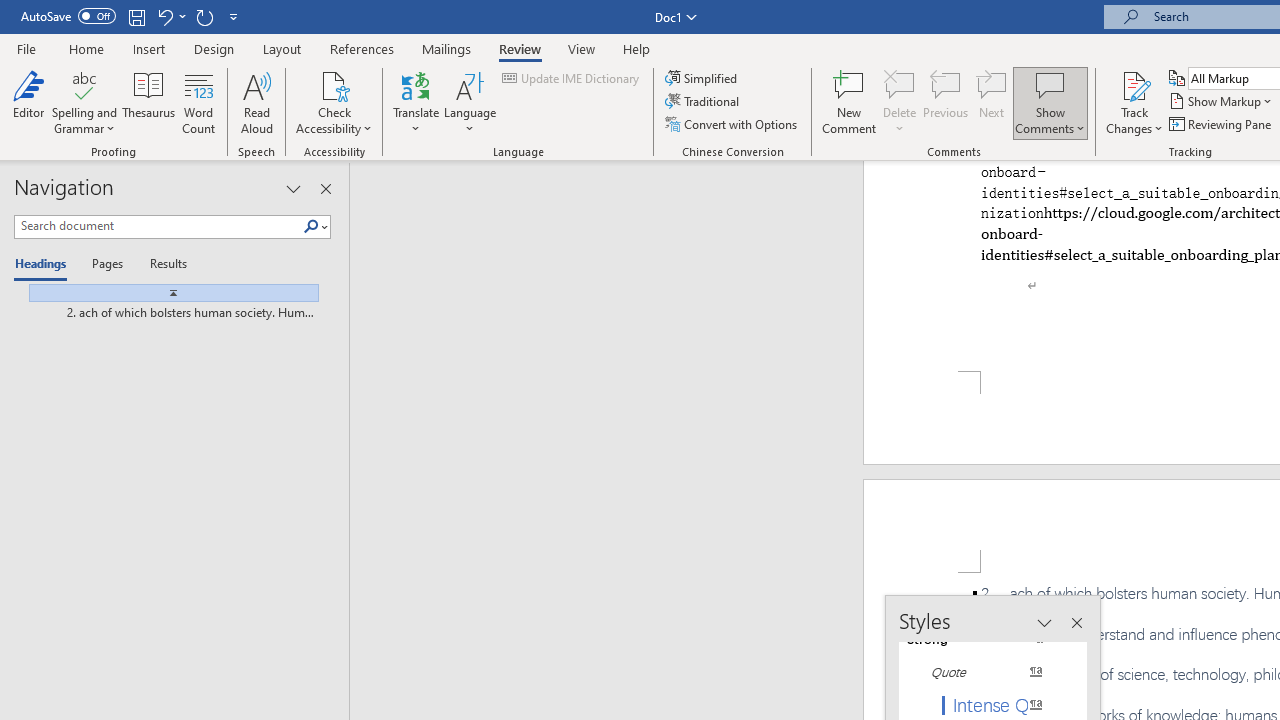 This screenshot has height=720, width=1280. I want to click on 'Check Accessibility', so click(334, 103).